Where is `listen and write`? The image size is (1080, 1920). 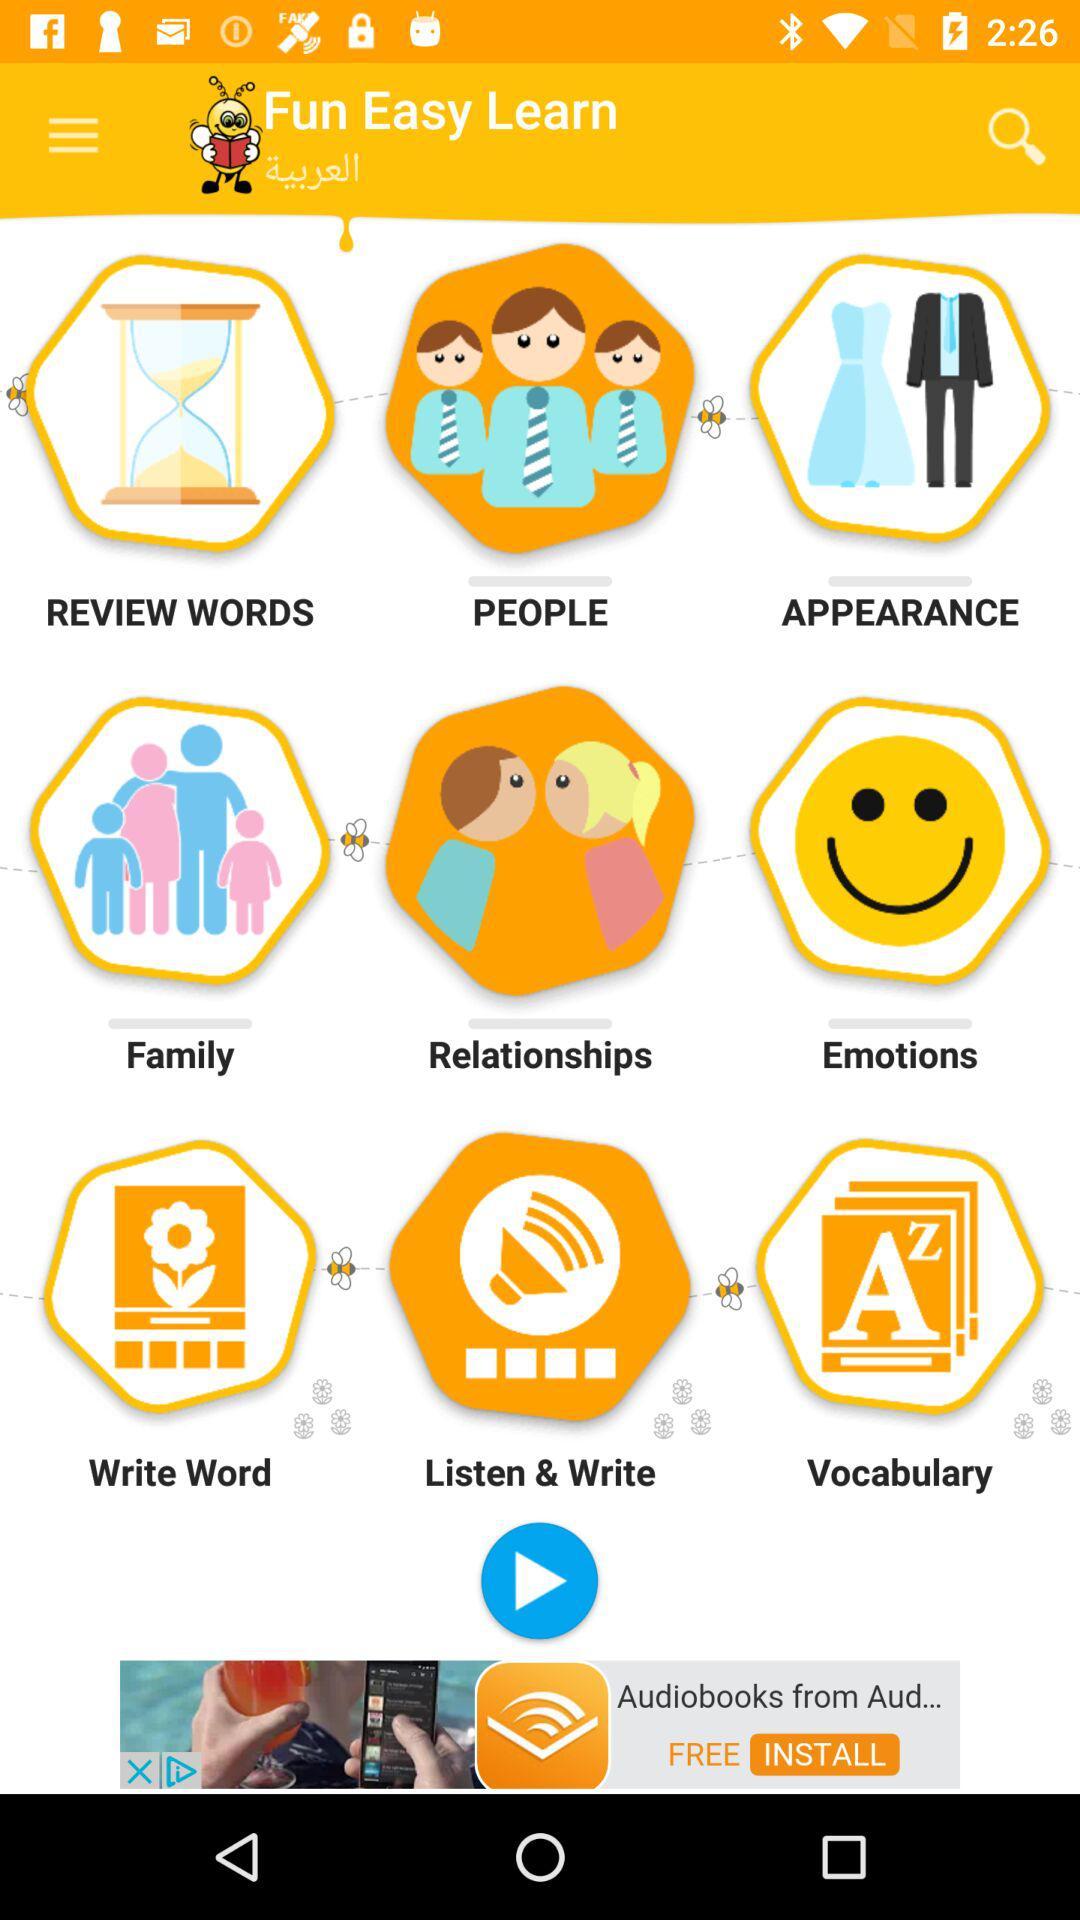 listen and write is located at coordinates (540, 1283).